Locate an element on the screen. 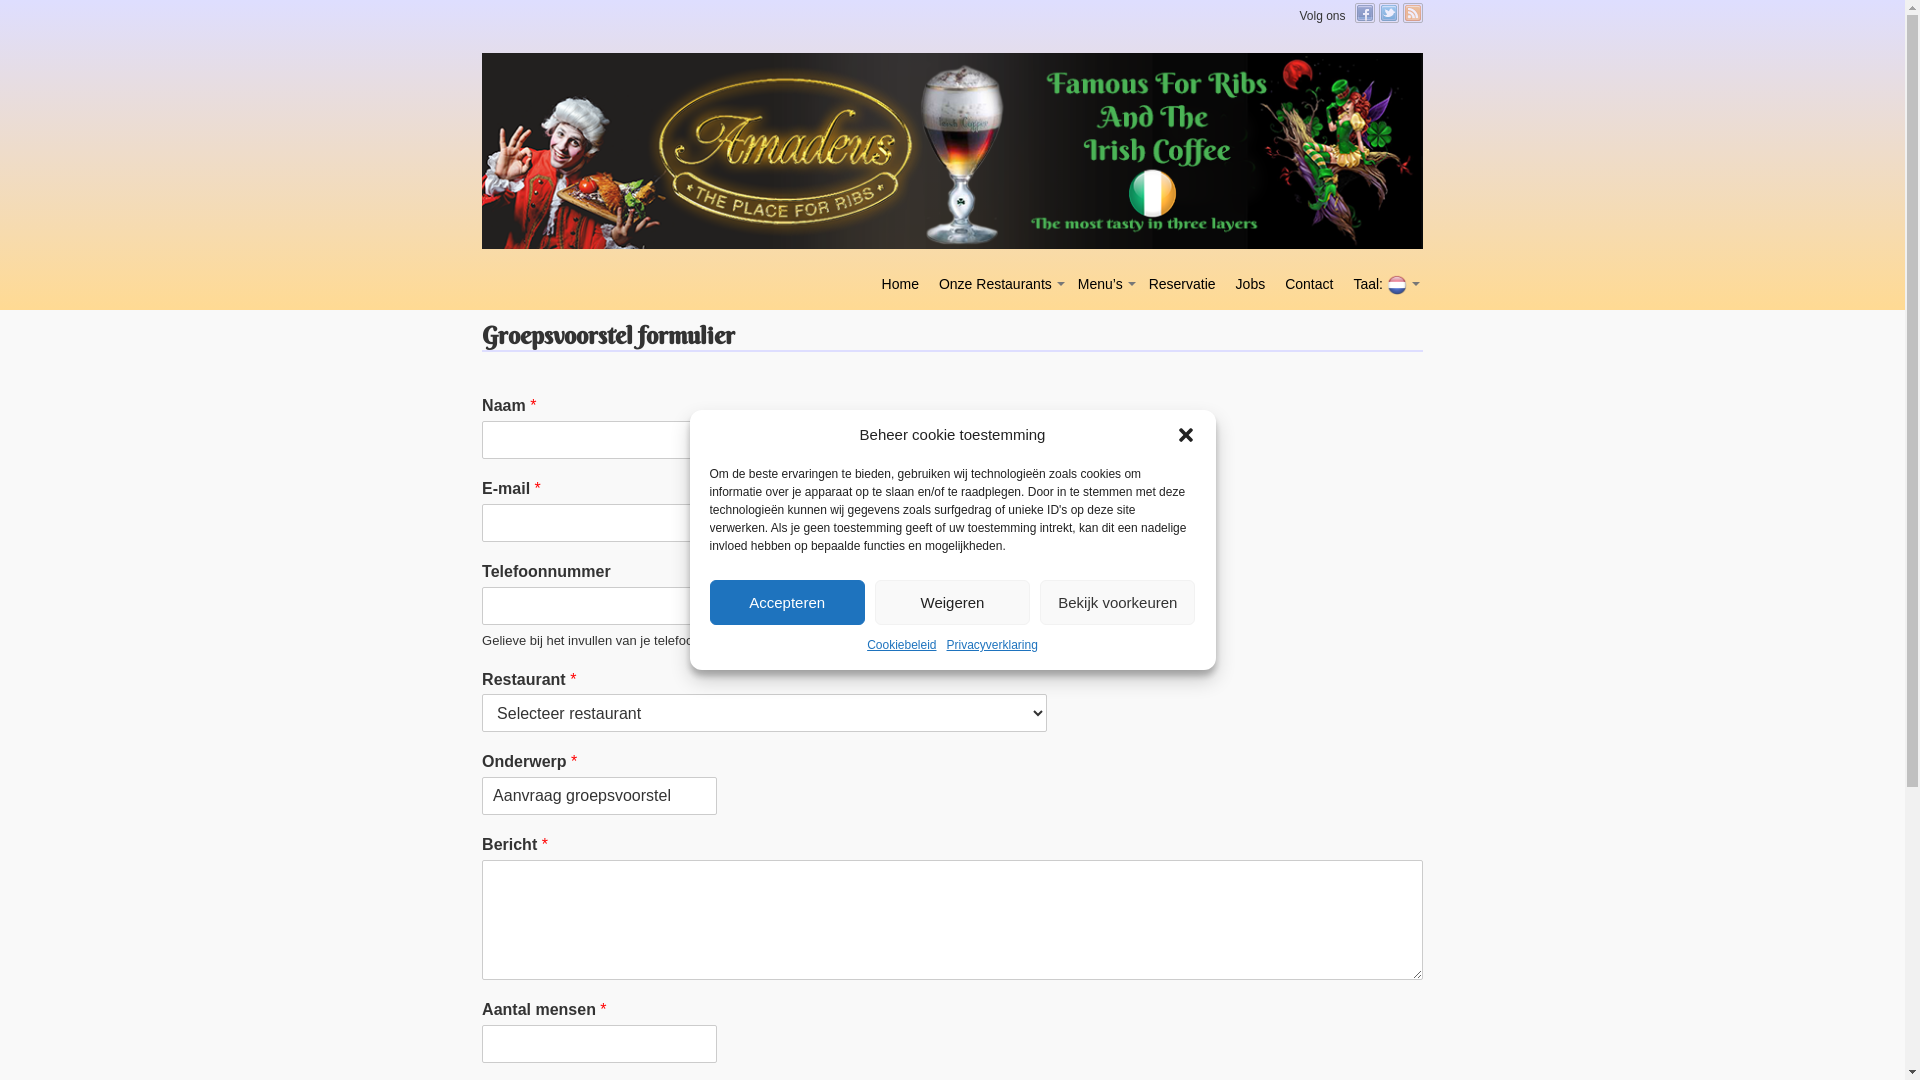  'Bekijk voorkeuren' is located at coordinates (1116, 601).